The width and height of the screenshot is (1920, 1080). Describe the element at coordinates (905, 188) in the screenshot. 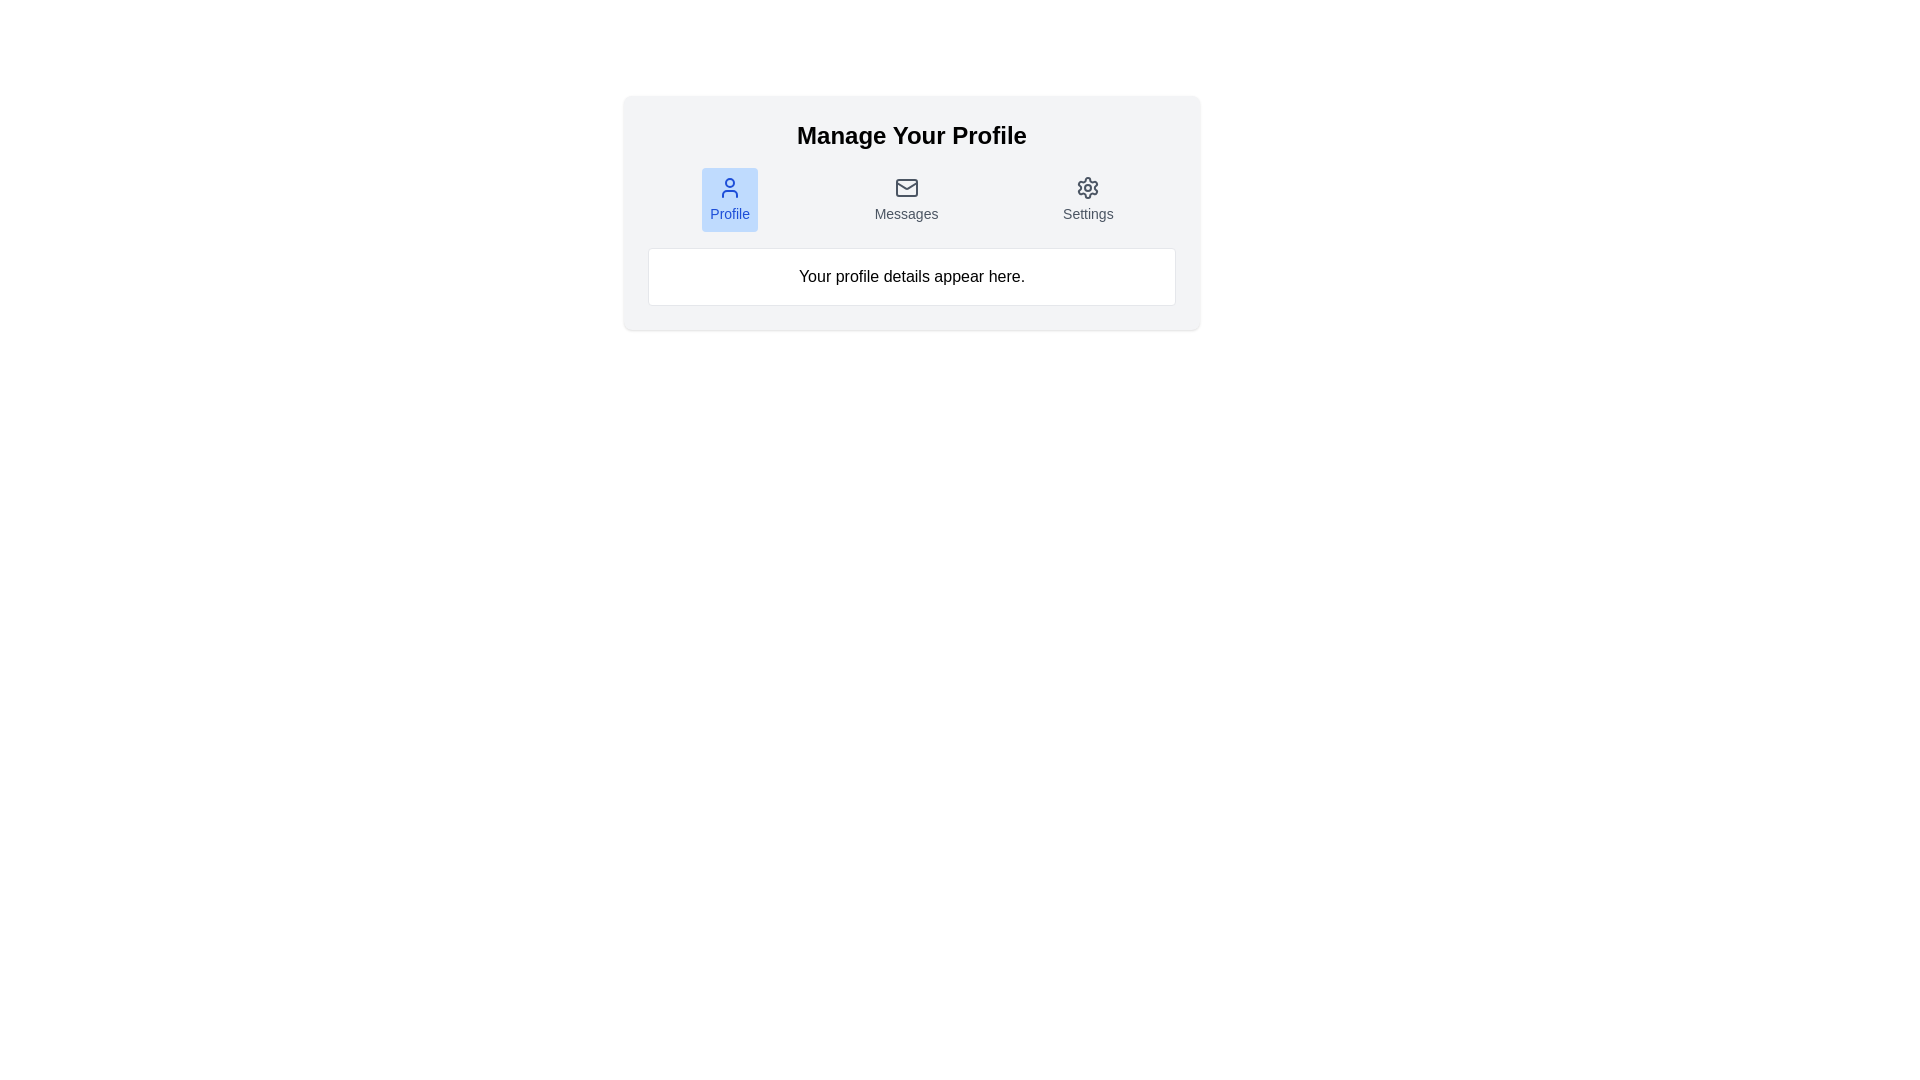

I see `the envelope-shaped icon located centrally within the 'Messages' button, which is the middle option in a horizontal group of three buttons ('Profile', 'Messages', 'Settings')` at that location.